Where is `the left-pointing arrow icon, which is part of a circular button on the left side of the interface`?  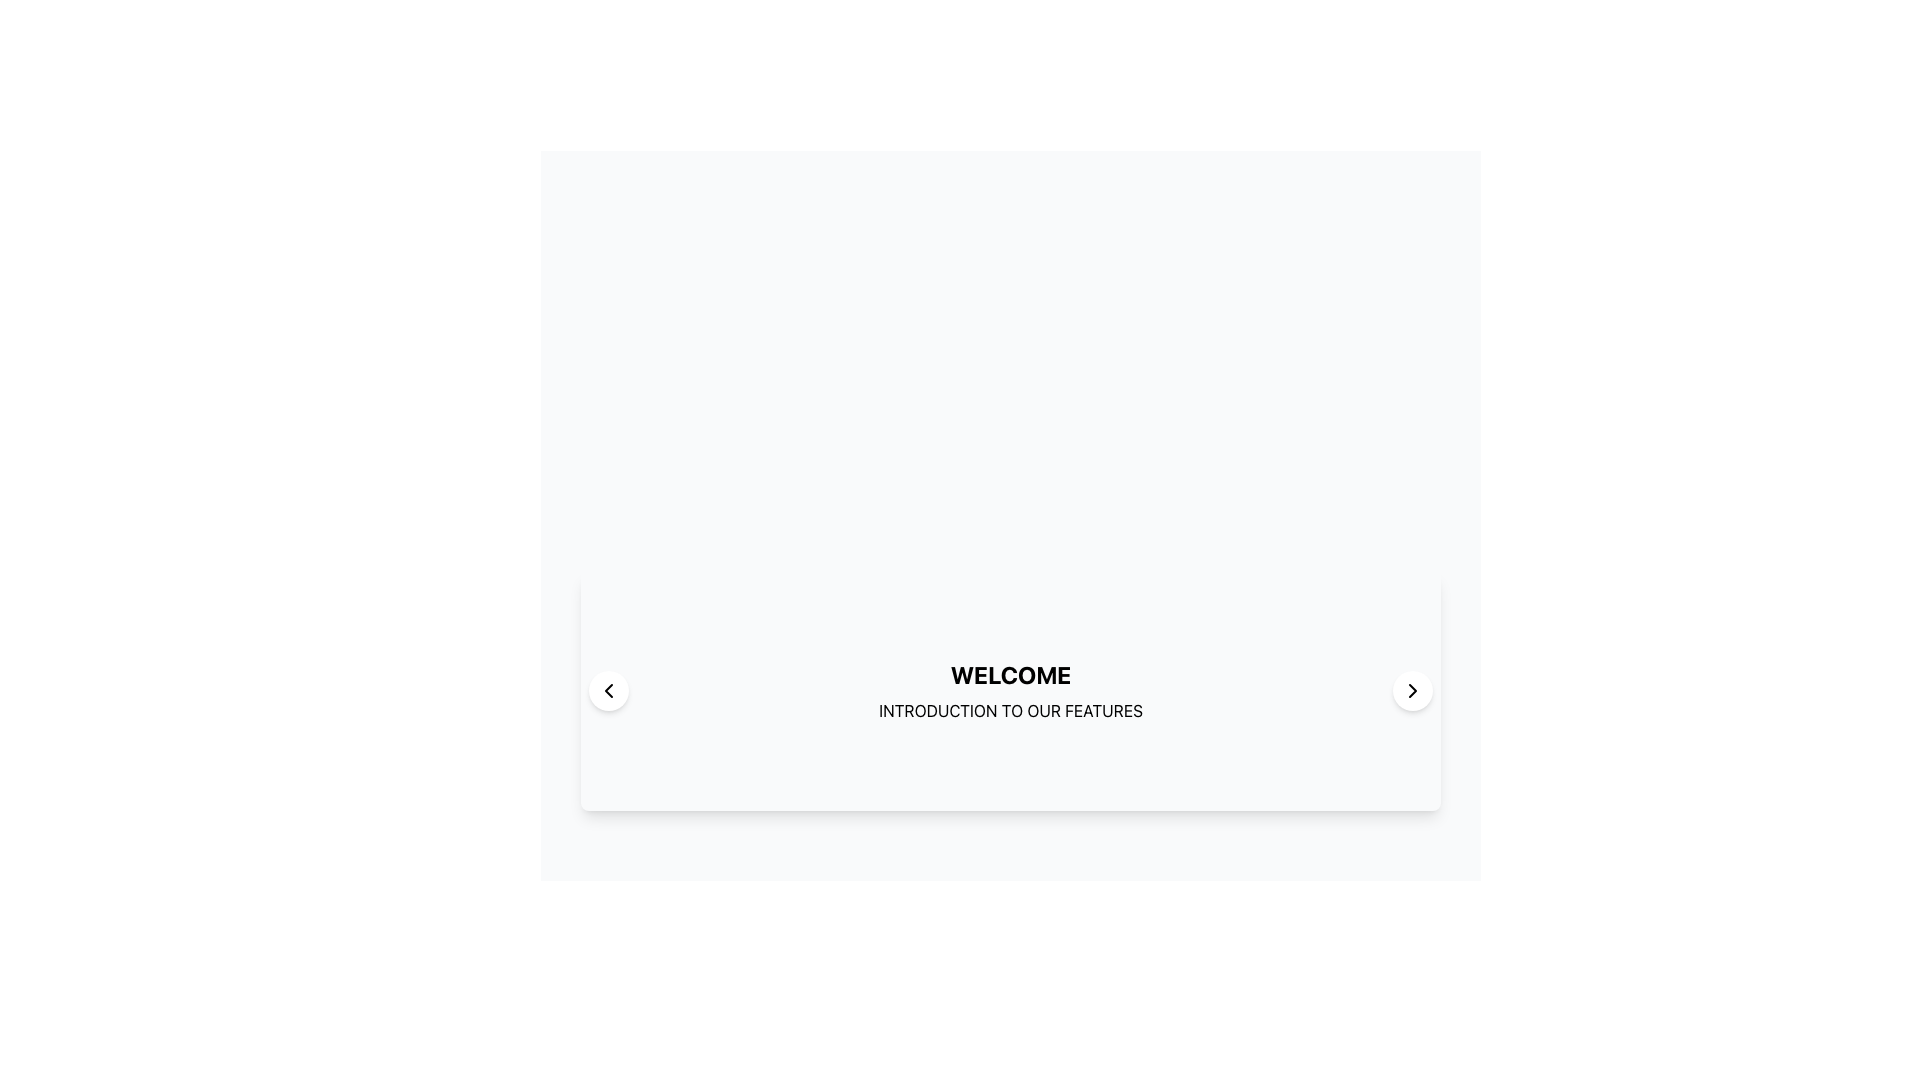
the left-pointing arrow icon, which is part of a circular button on the left side of the interface is located at coordinates (608, 689).